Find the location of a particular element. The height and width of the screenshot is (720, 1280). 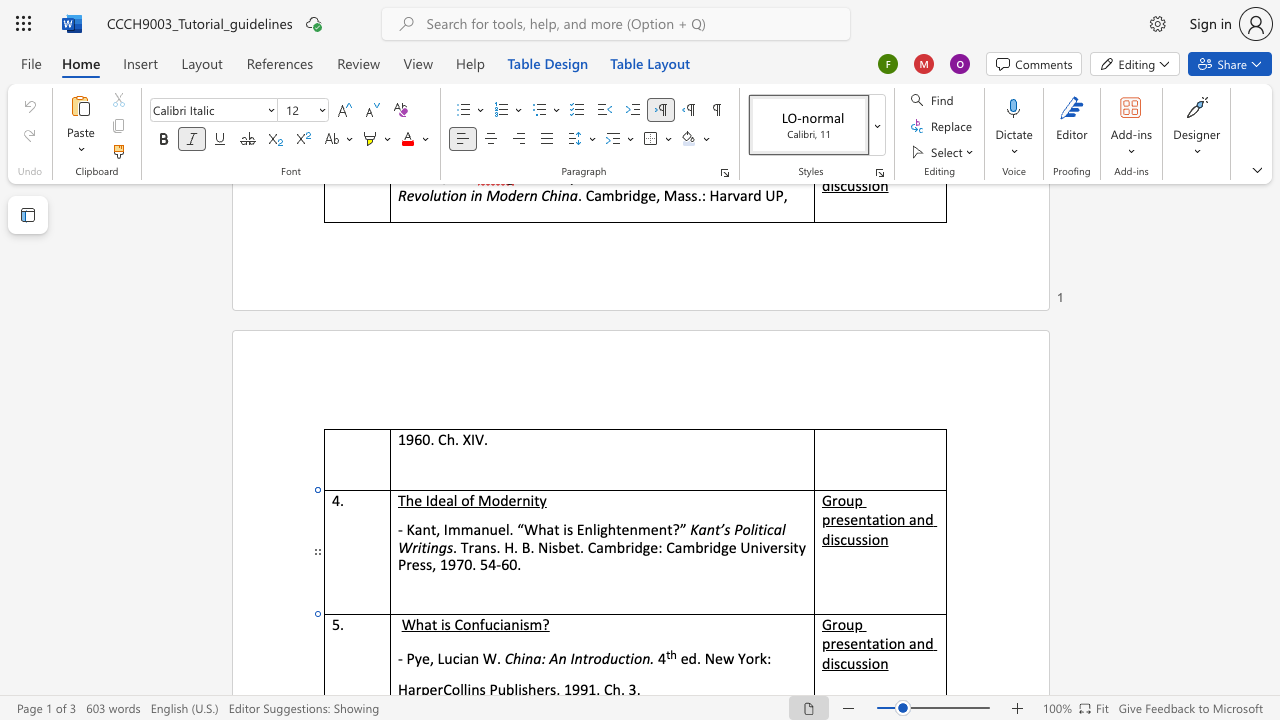

the space between the continuous character "9" and "6" in the text is located at coordinates (413, 438).